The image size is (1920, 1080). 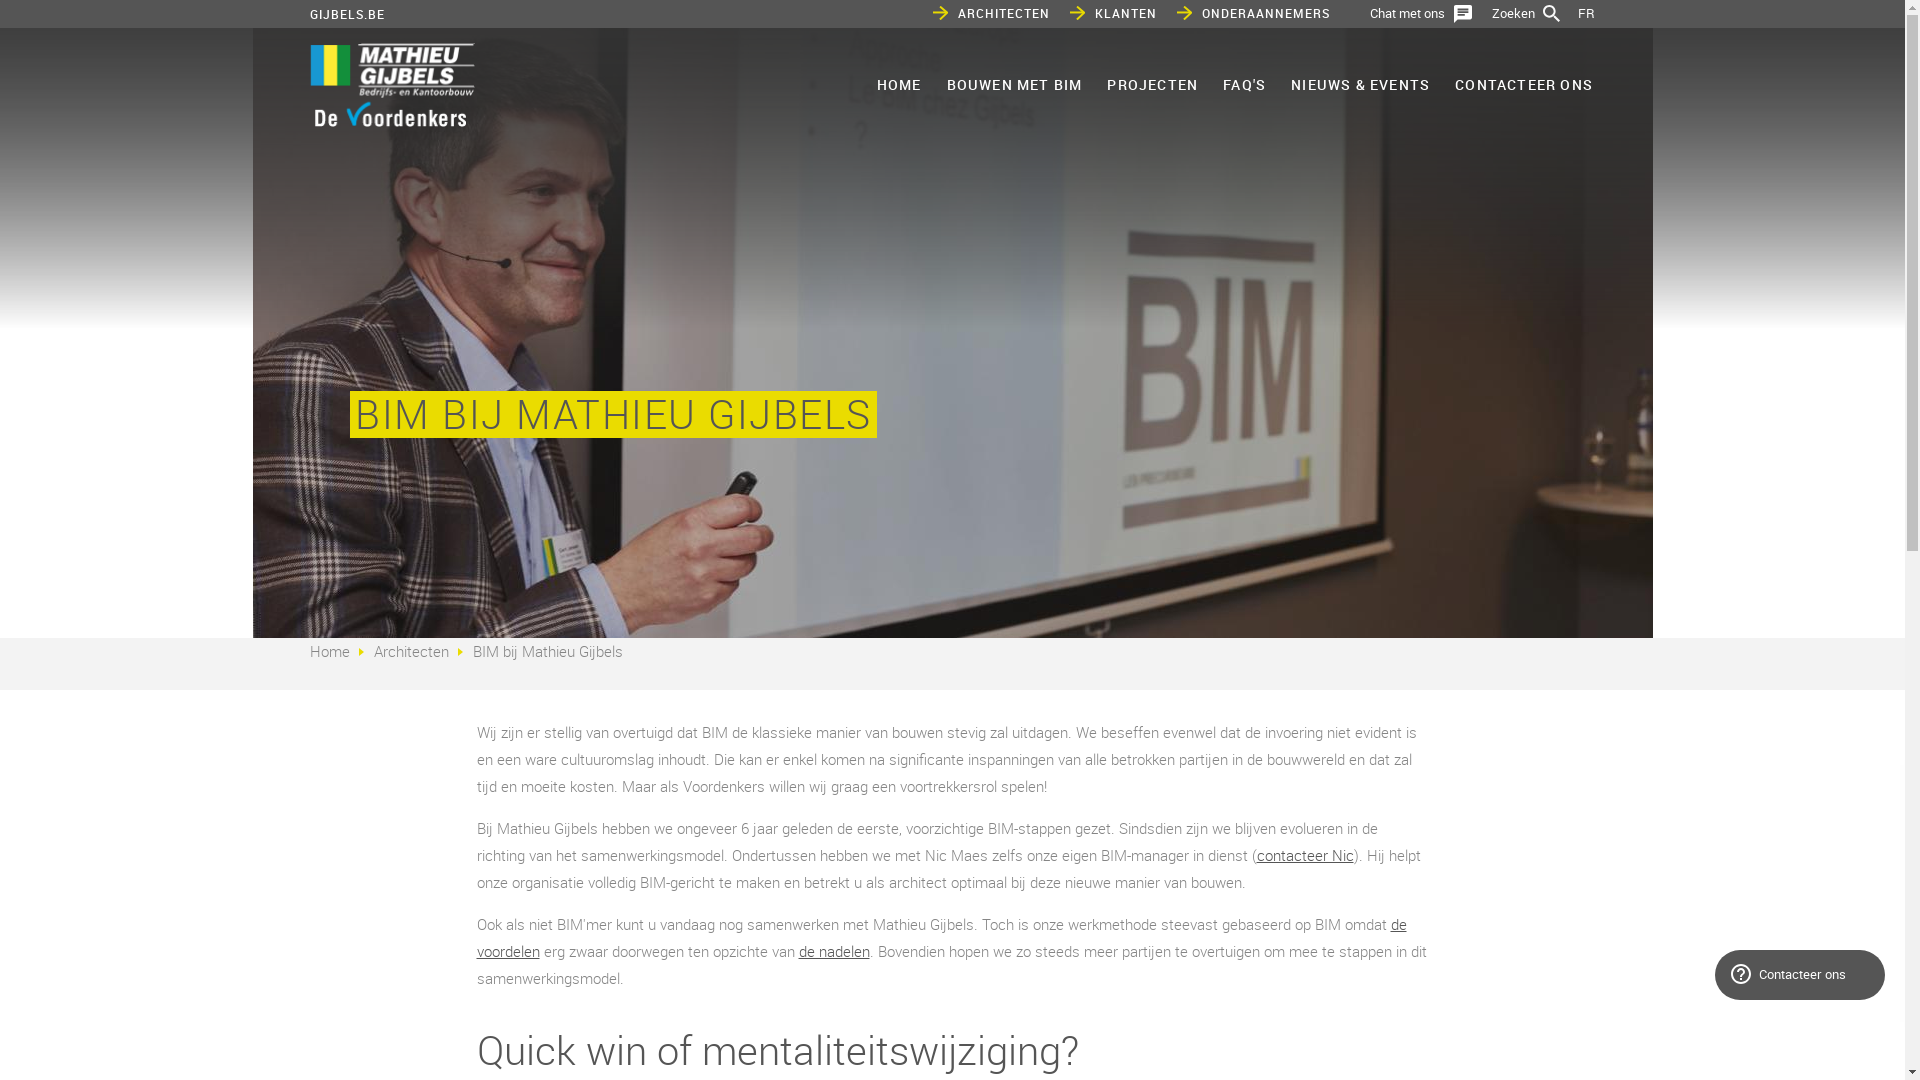 What do you see at coordinates (347, 14) in the screenshot?
I see `'GIJBELS.BE'` at bounding box center [347, 14].